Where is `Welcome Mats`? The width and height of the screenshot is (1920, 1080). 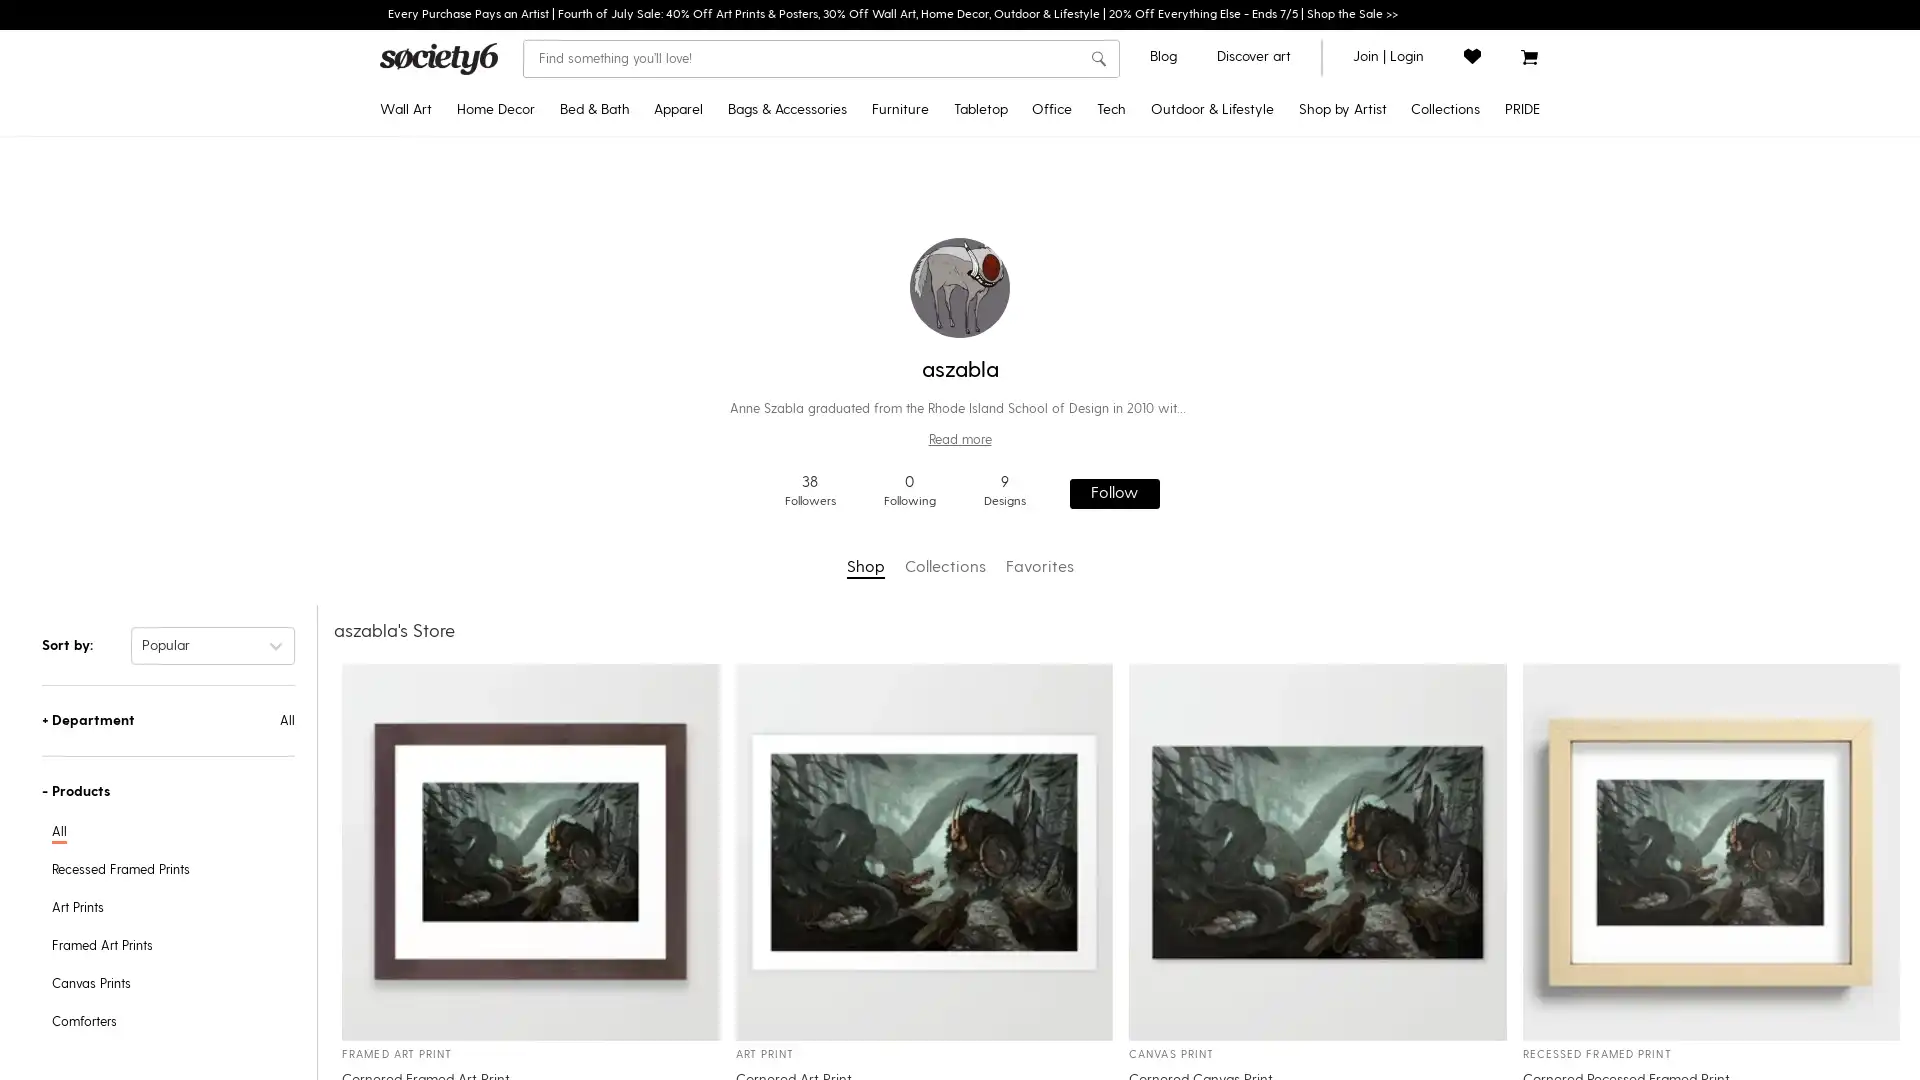 Welcome Mats is located at coordinates (1238, 353).